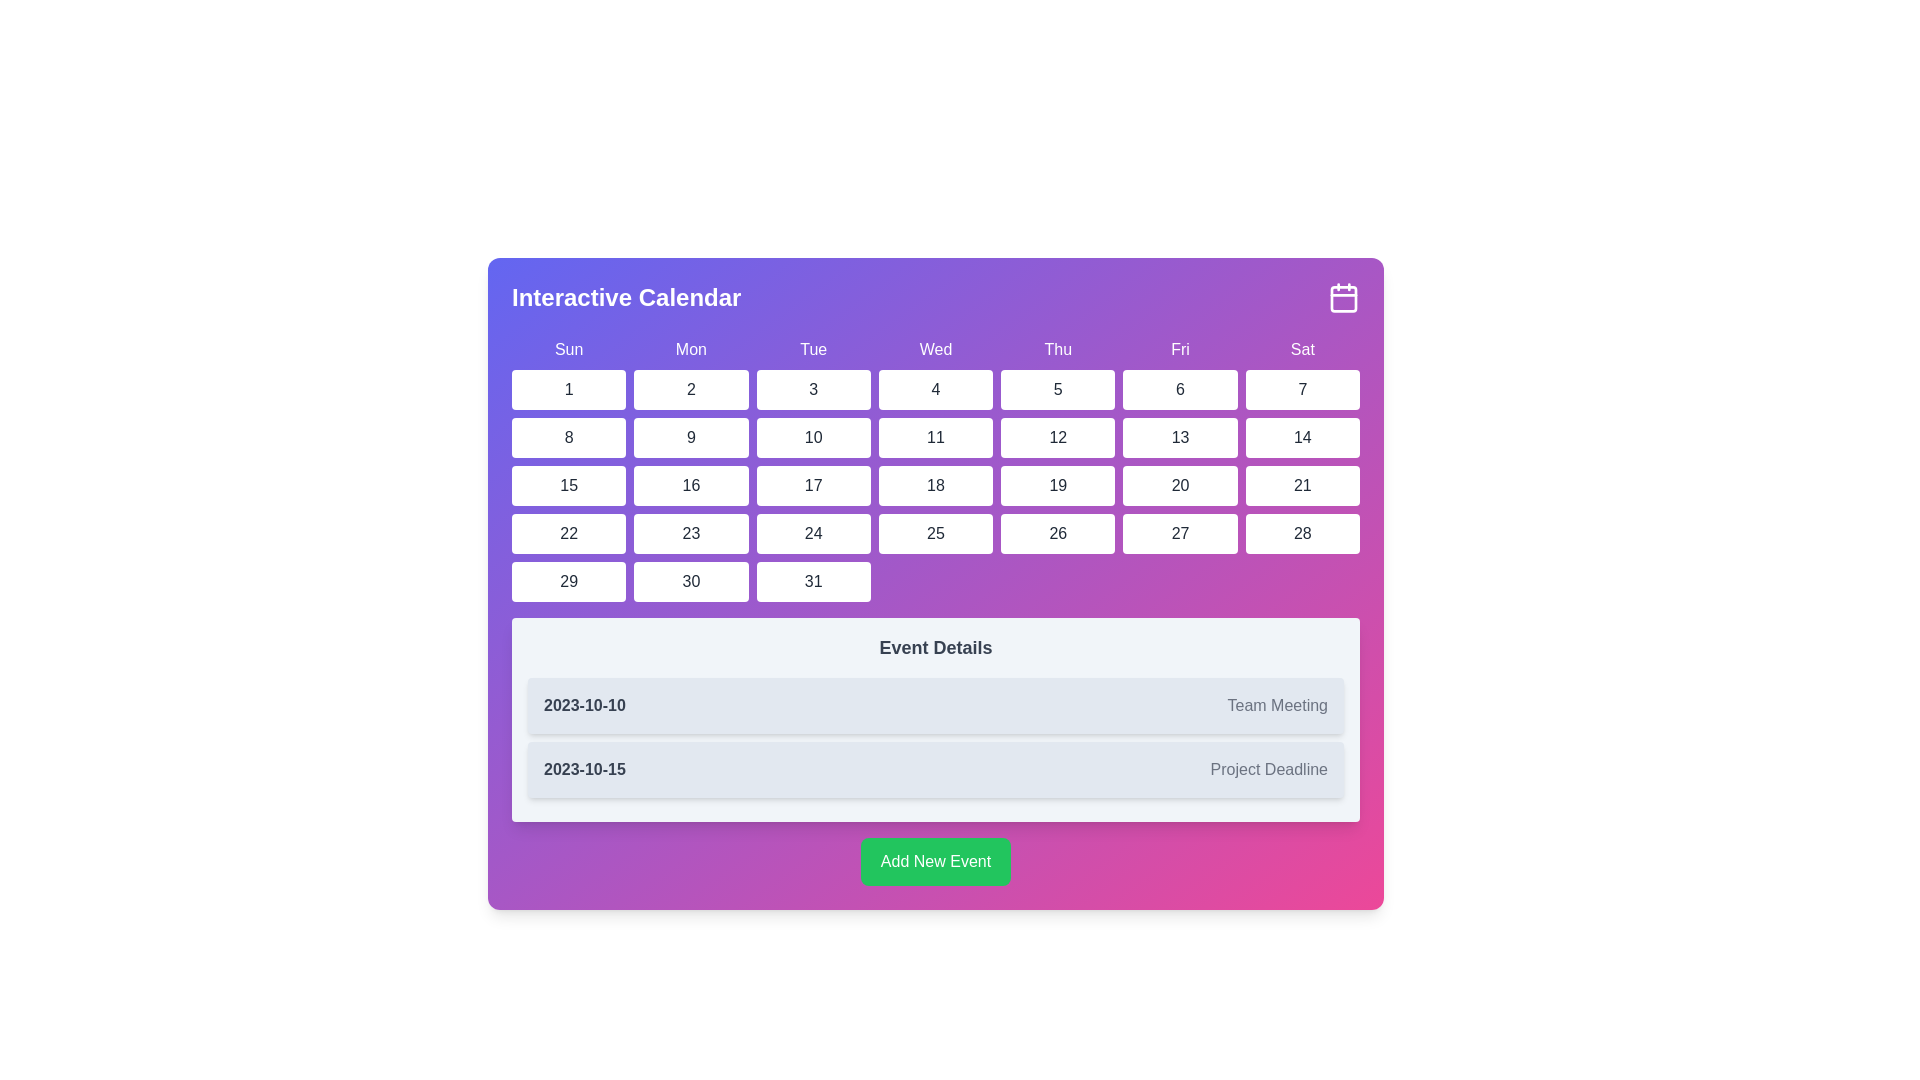  Describe the element at coordinates (1180, 532) in the screenshot. I see `the rectangular button displaying the text '27' in dark gray, located under the 'Fri' column of the grid listing days of the month` at that location.